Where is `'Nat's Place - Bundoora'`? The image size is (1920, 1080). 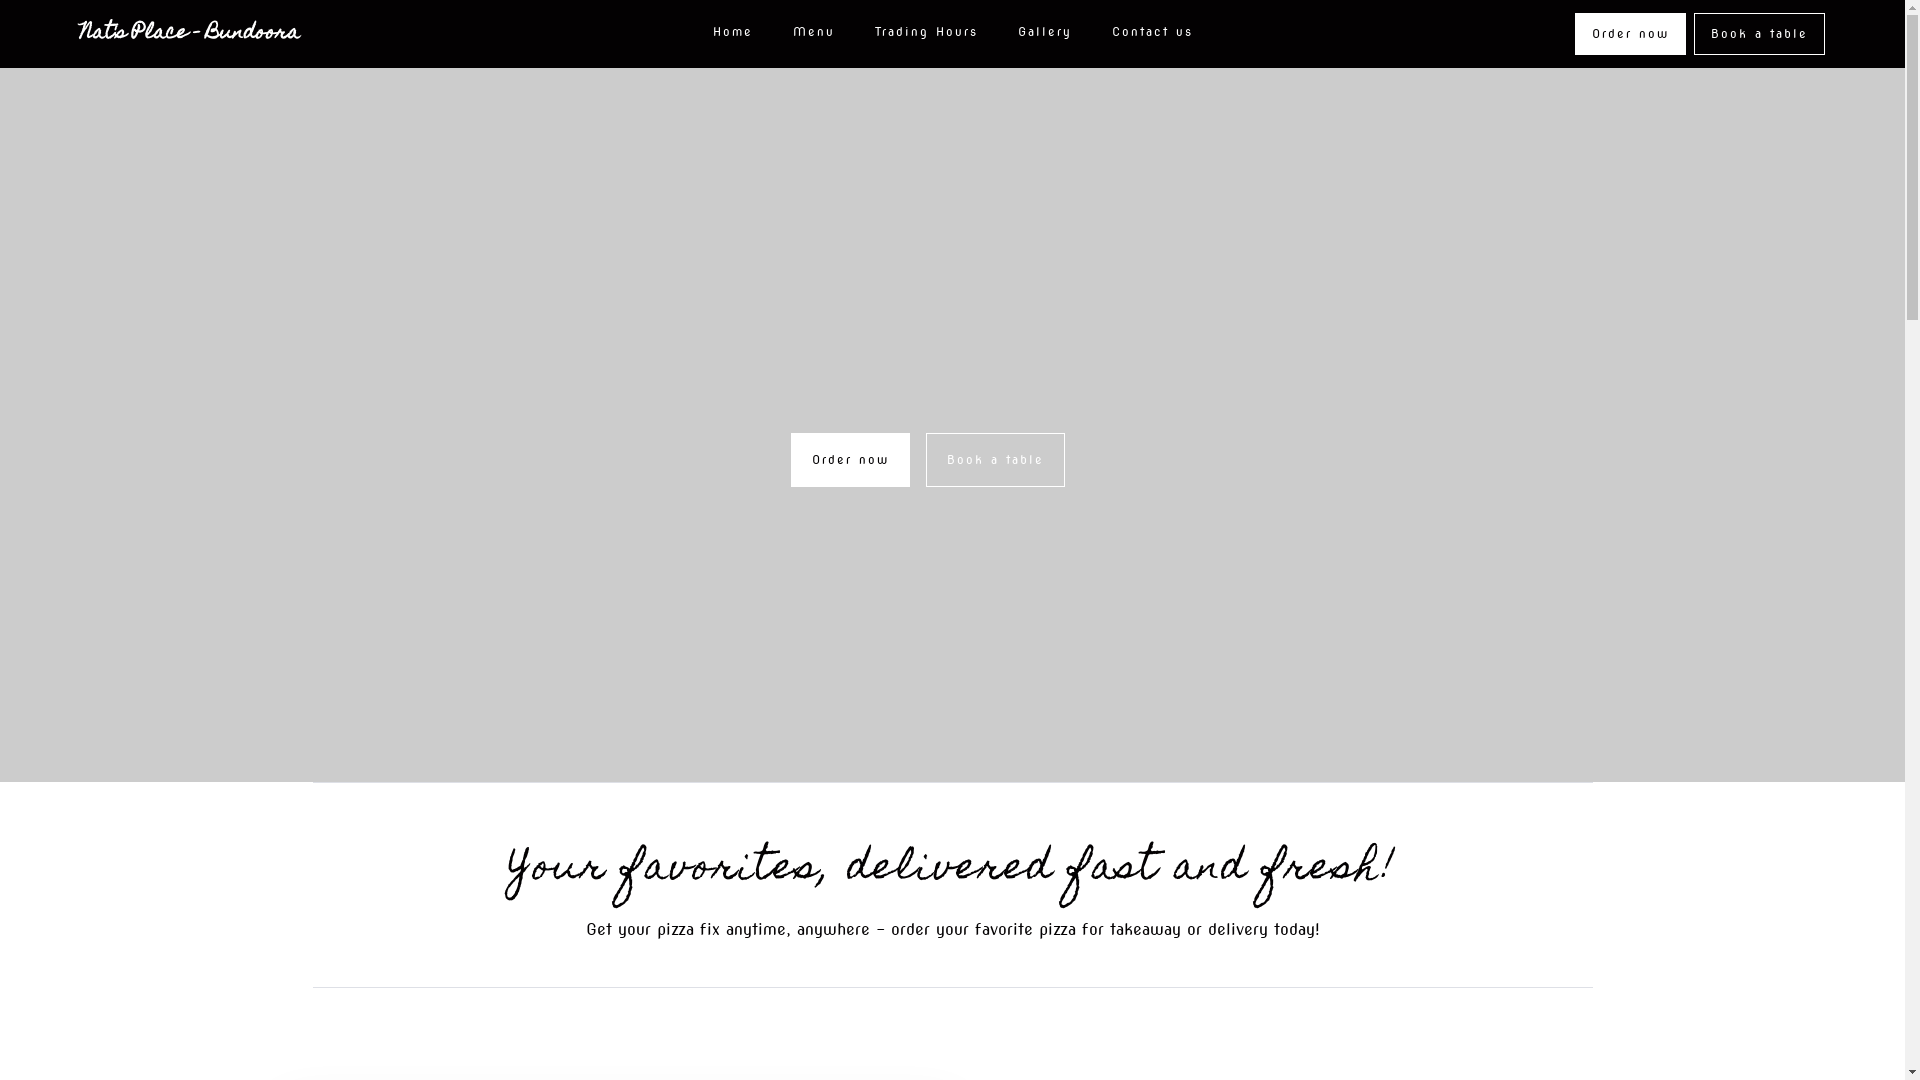 'Nat's Place - Bundoora' is located at coordinates (190, 33).